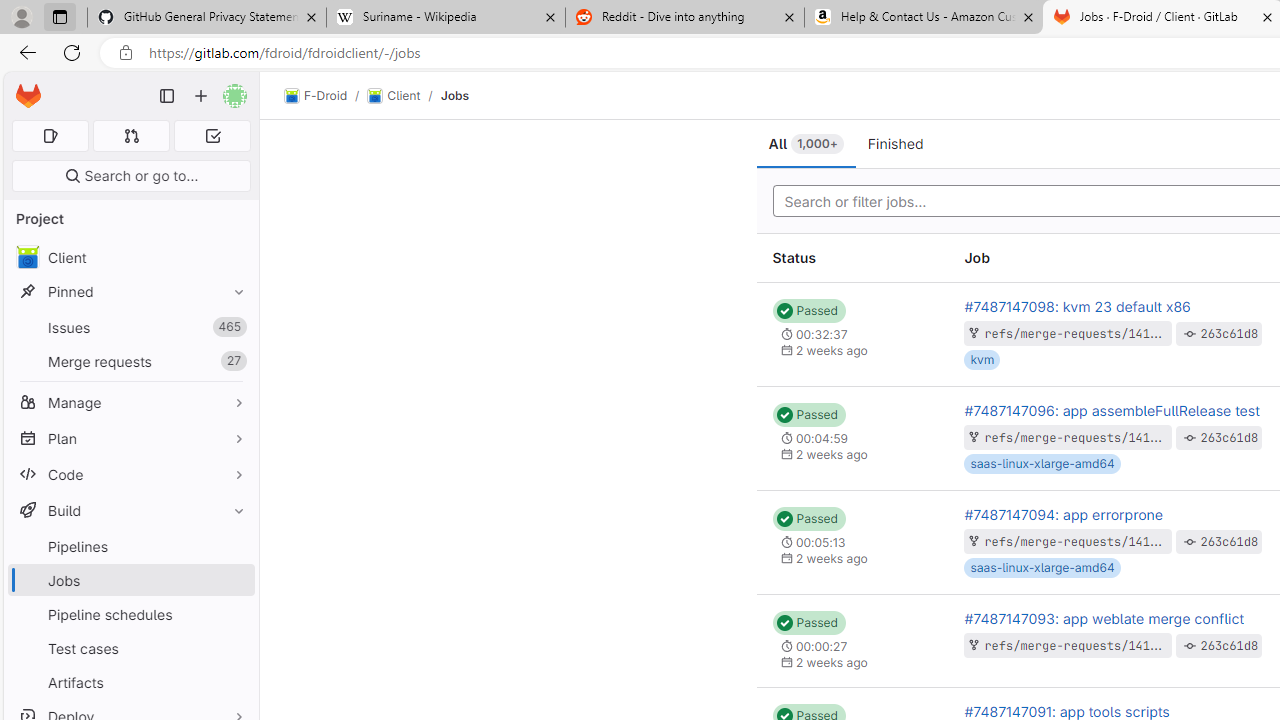 The width and height of the screenshot is (1280, 720). I want to click on 'Status', so click(852, 257).